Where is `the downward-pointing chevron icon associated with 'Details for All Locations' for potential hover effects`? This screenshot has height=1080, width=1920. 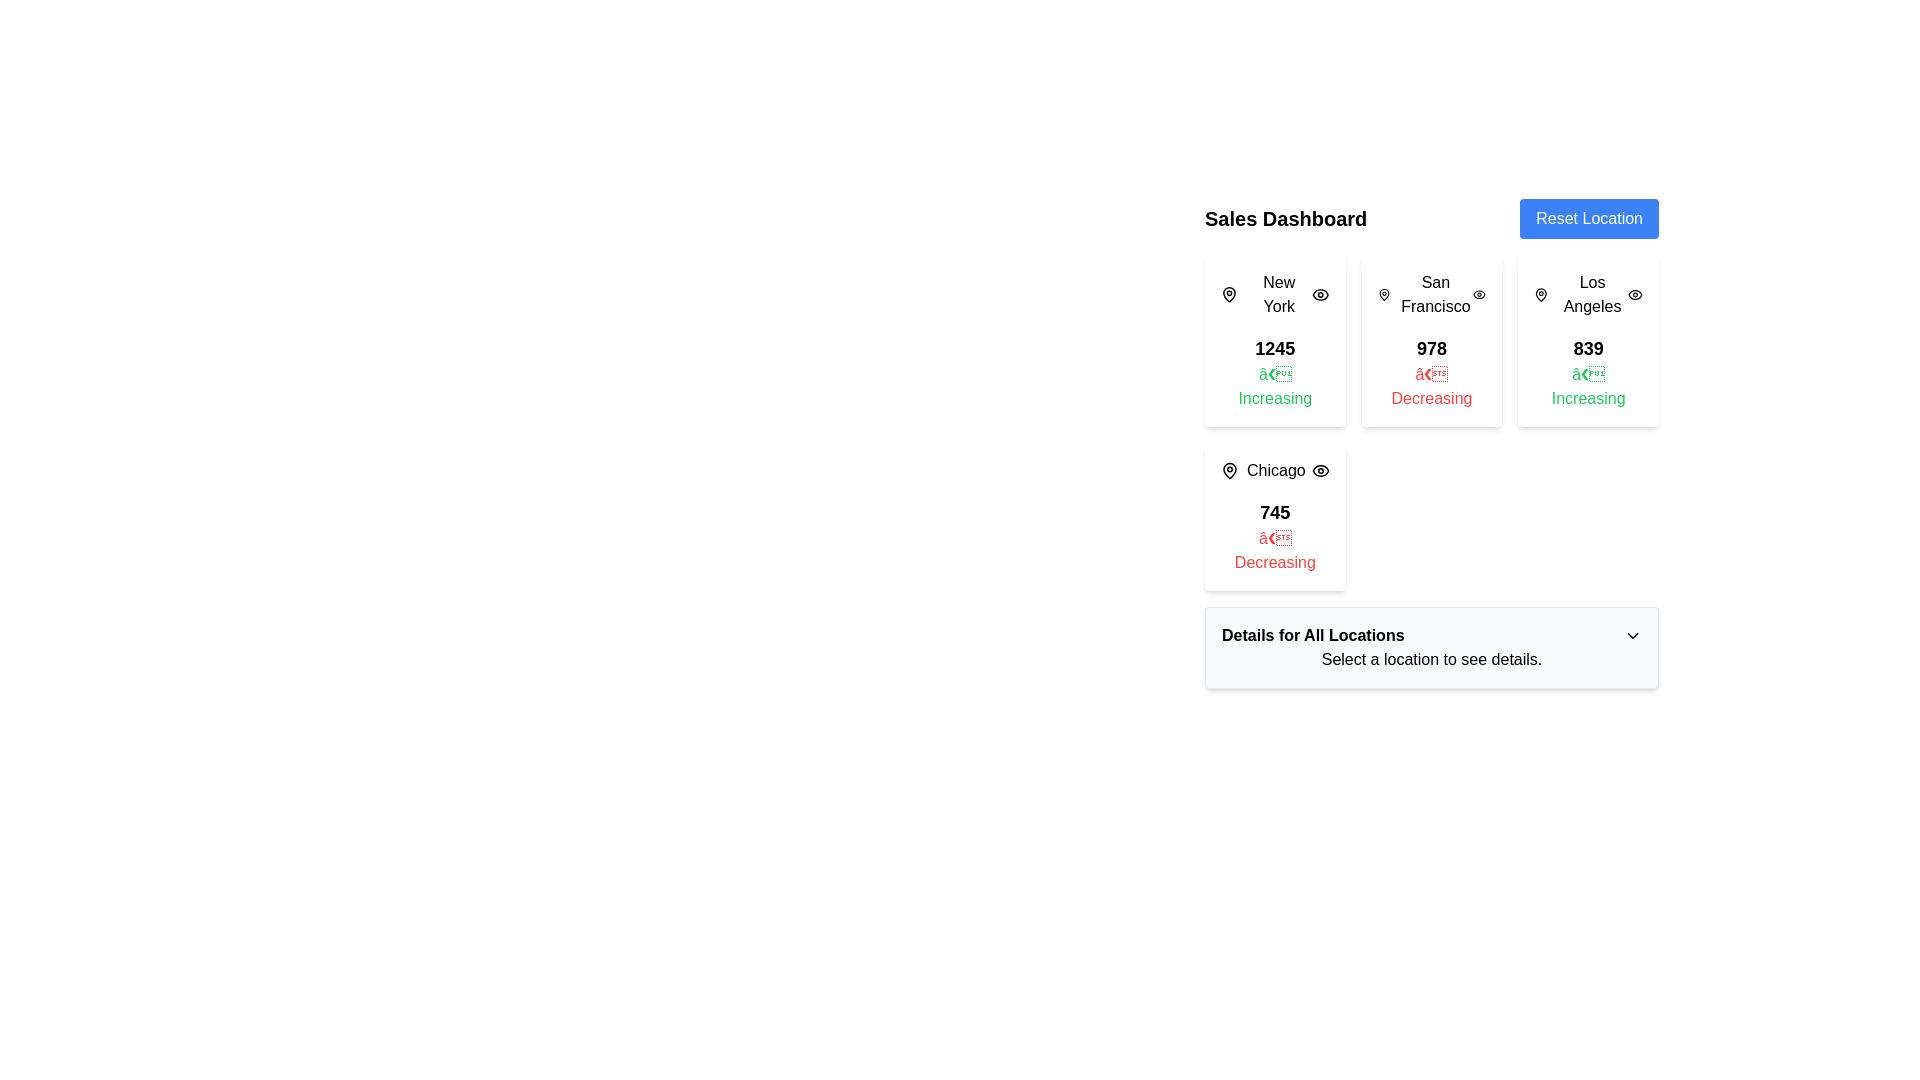
the downward-pointing chevron icon associated with 'Details for All Locations' for potential hover effects is located at coordinates (1632, 636).